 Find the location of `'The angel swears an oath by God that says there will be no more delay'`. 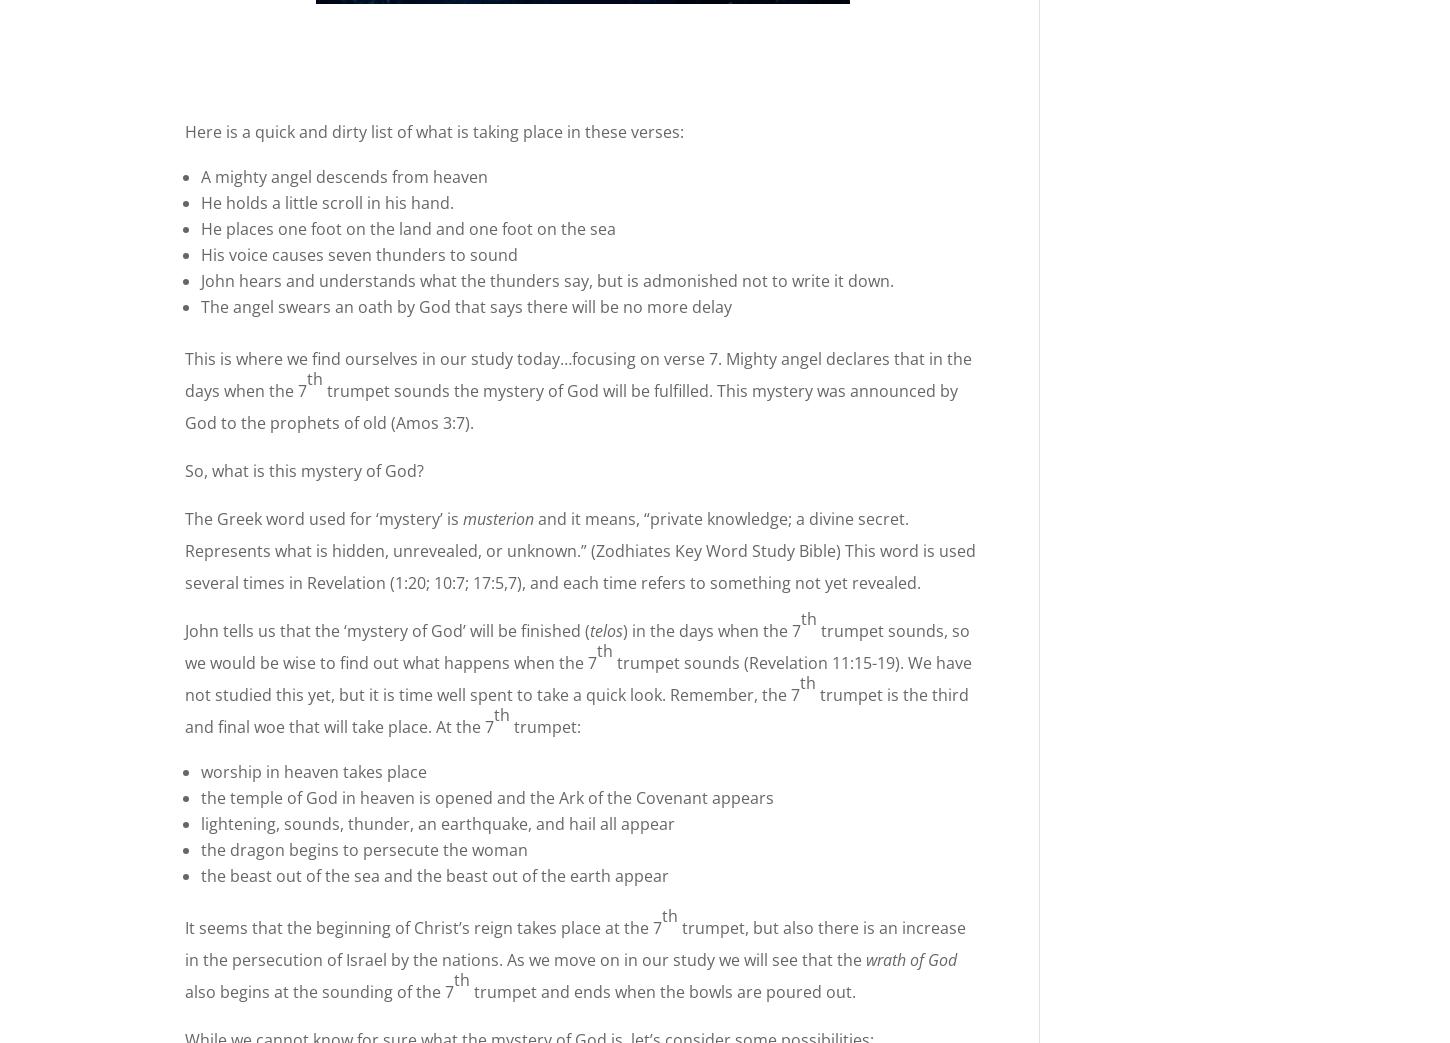

'The angel swears an oath by God that says there will be no more delay' is located at coordinates (465, 305).